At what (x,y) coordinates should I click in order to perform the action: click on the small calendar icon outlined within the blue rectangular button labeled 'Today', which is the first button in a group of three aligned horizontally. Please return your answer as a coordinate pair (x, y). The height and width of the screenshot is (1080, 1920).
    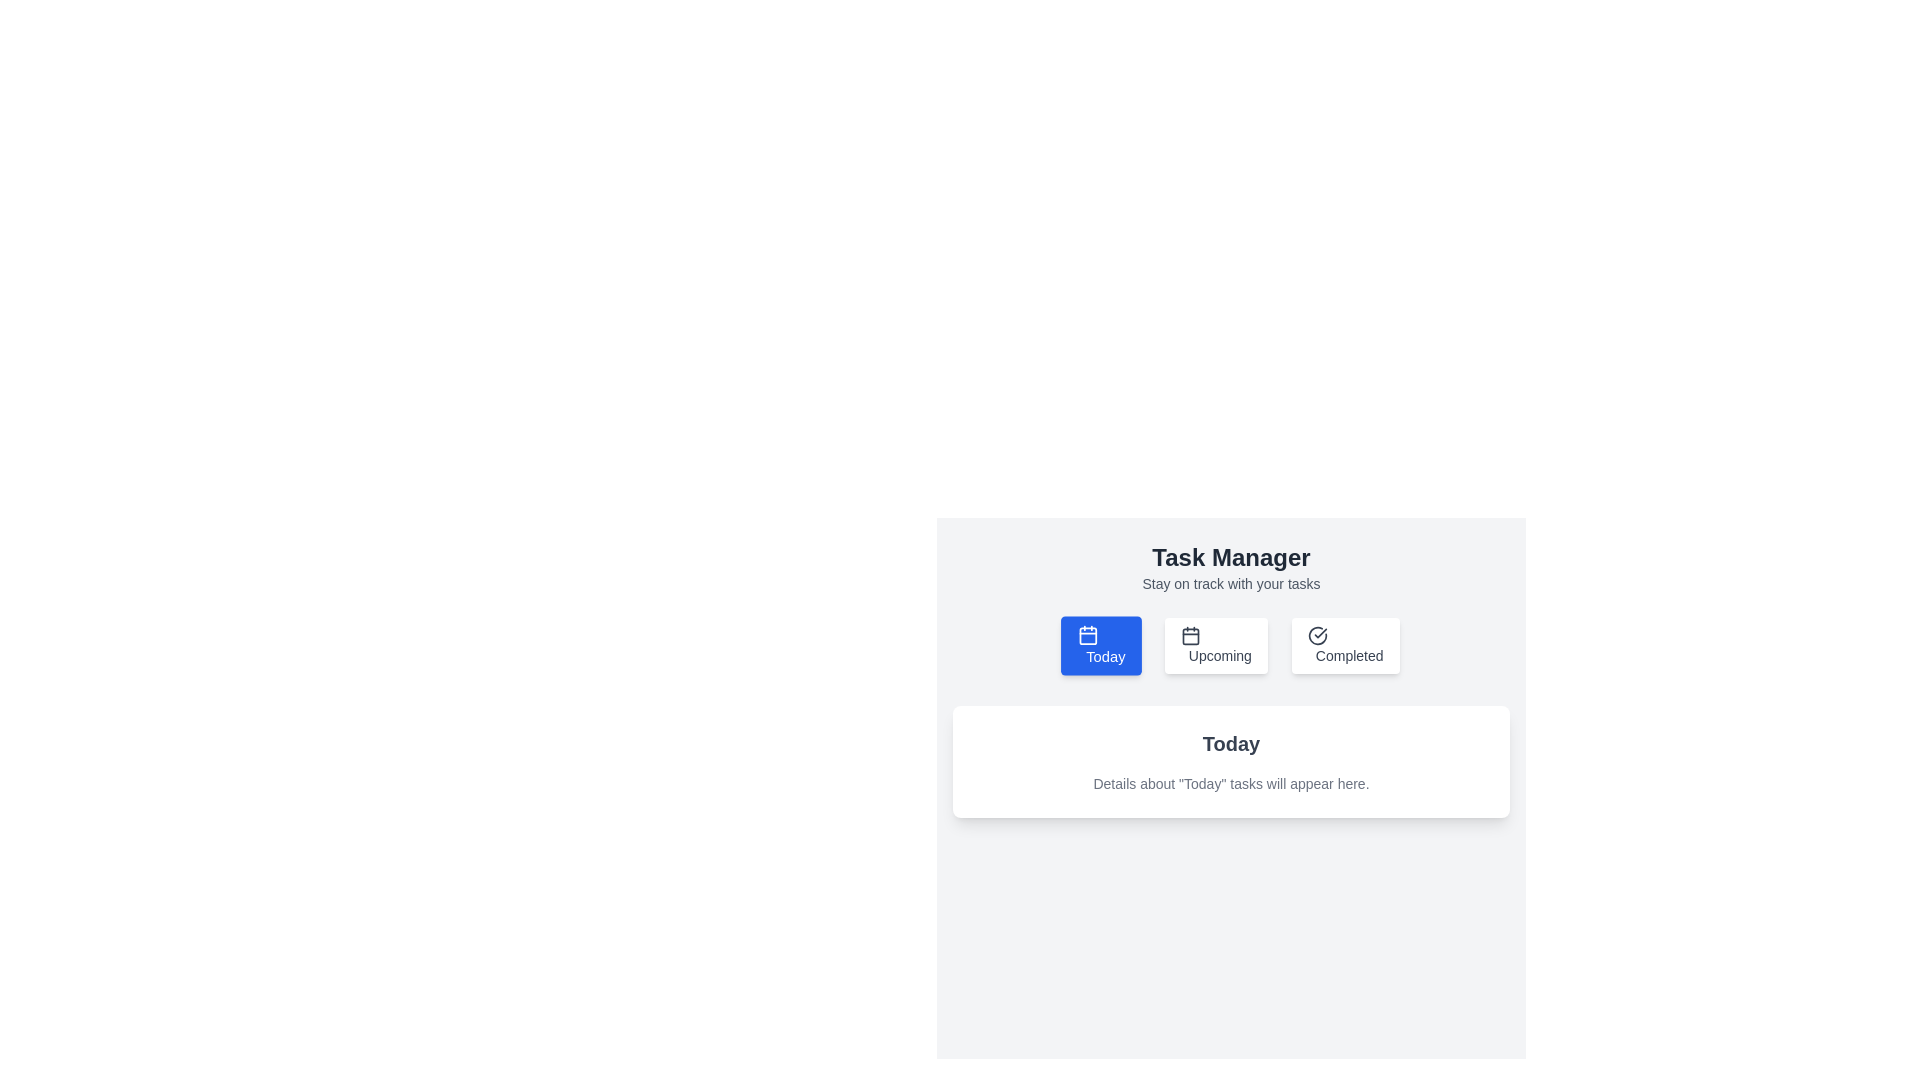
    Looking at the image, I should click on (1087, 635).